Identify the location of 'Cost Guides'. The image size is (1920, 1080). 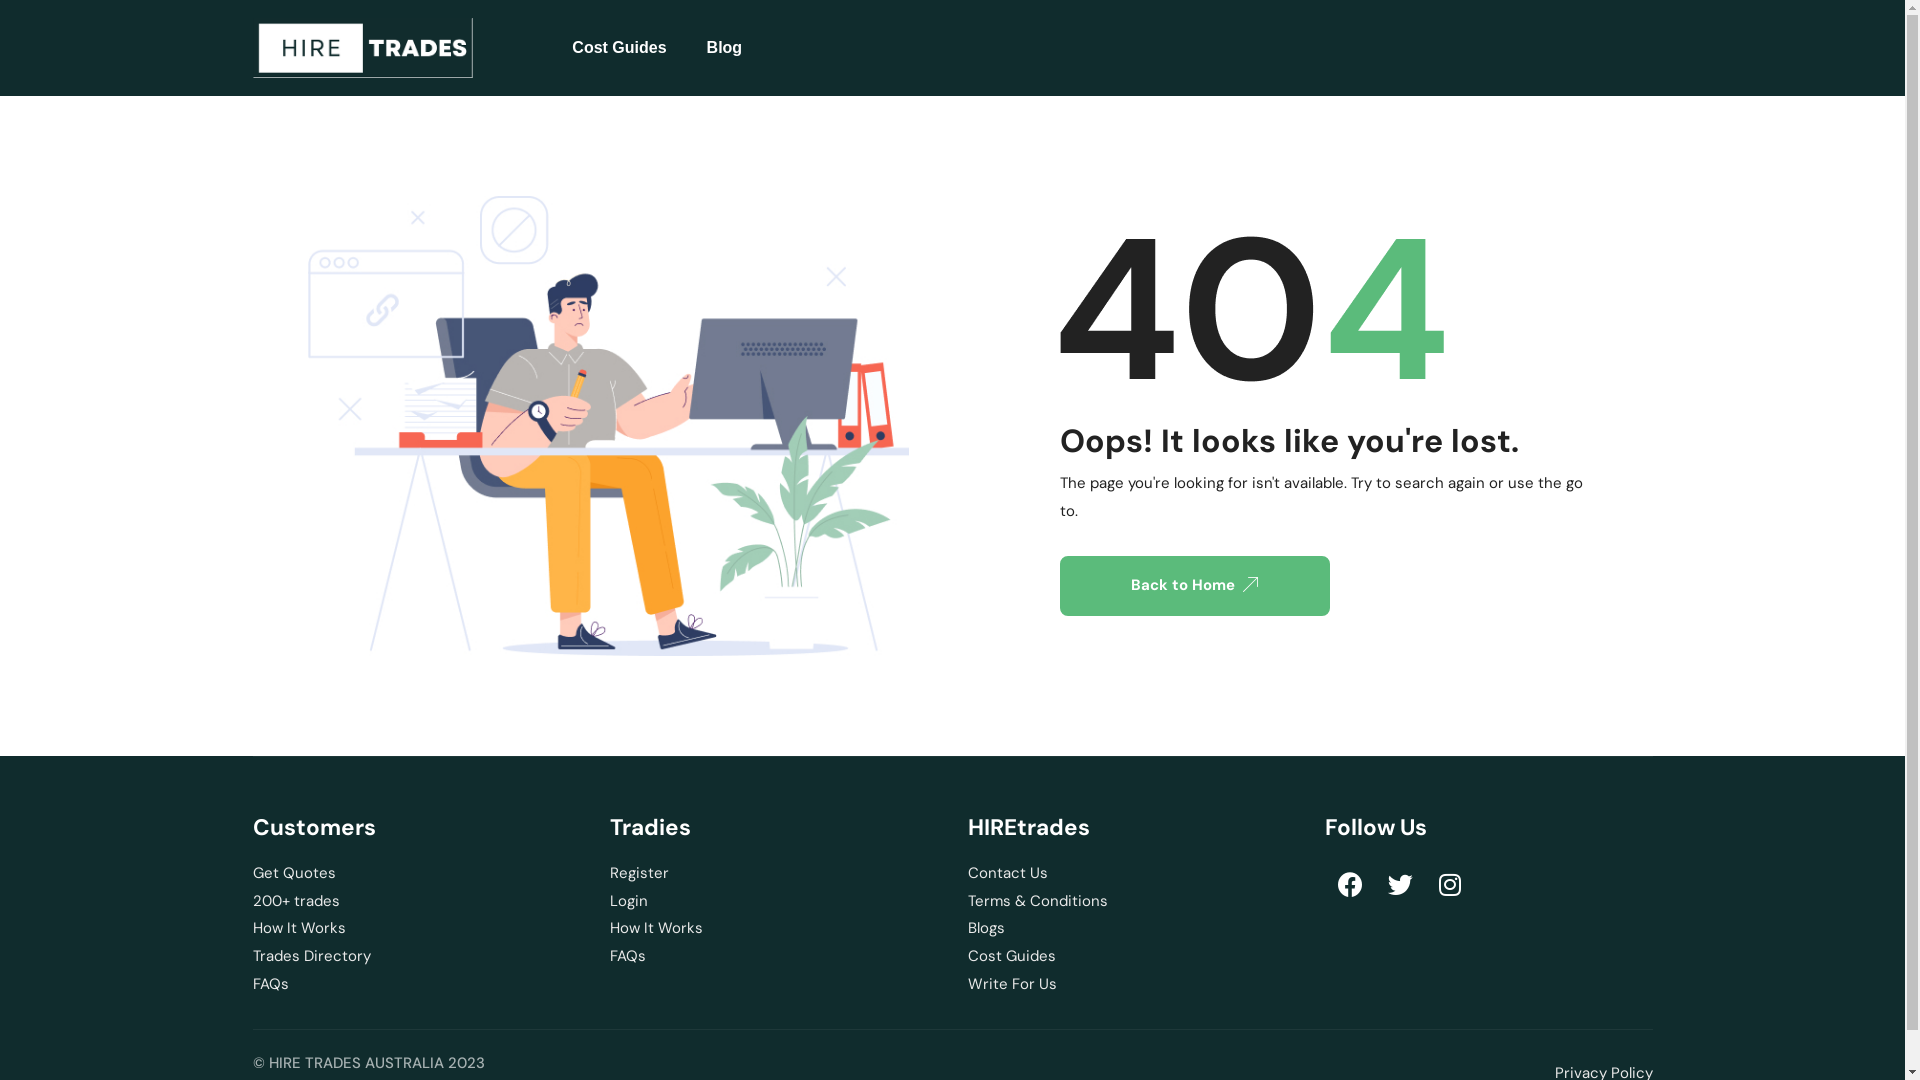
(618, 46).